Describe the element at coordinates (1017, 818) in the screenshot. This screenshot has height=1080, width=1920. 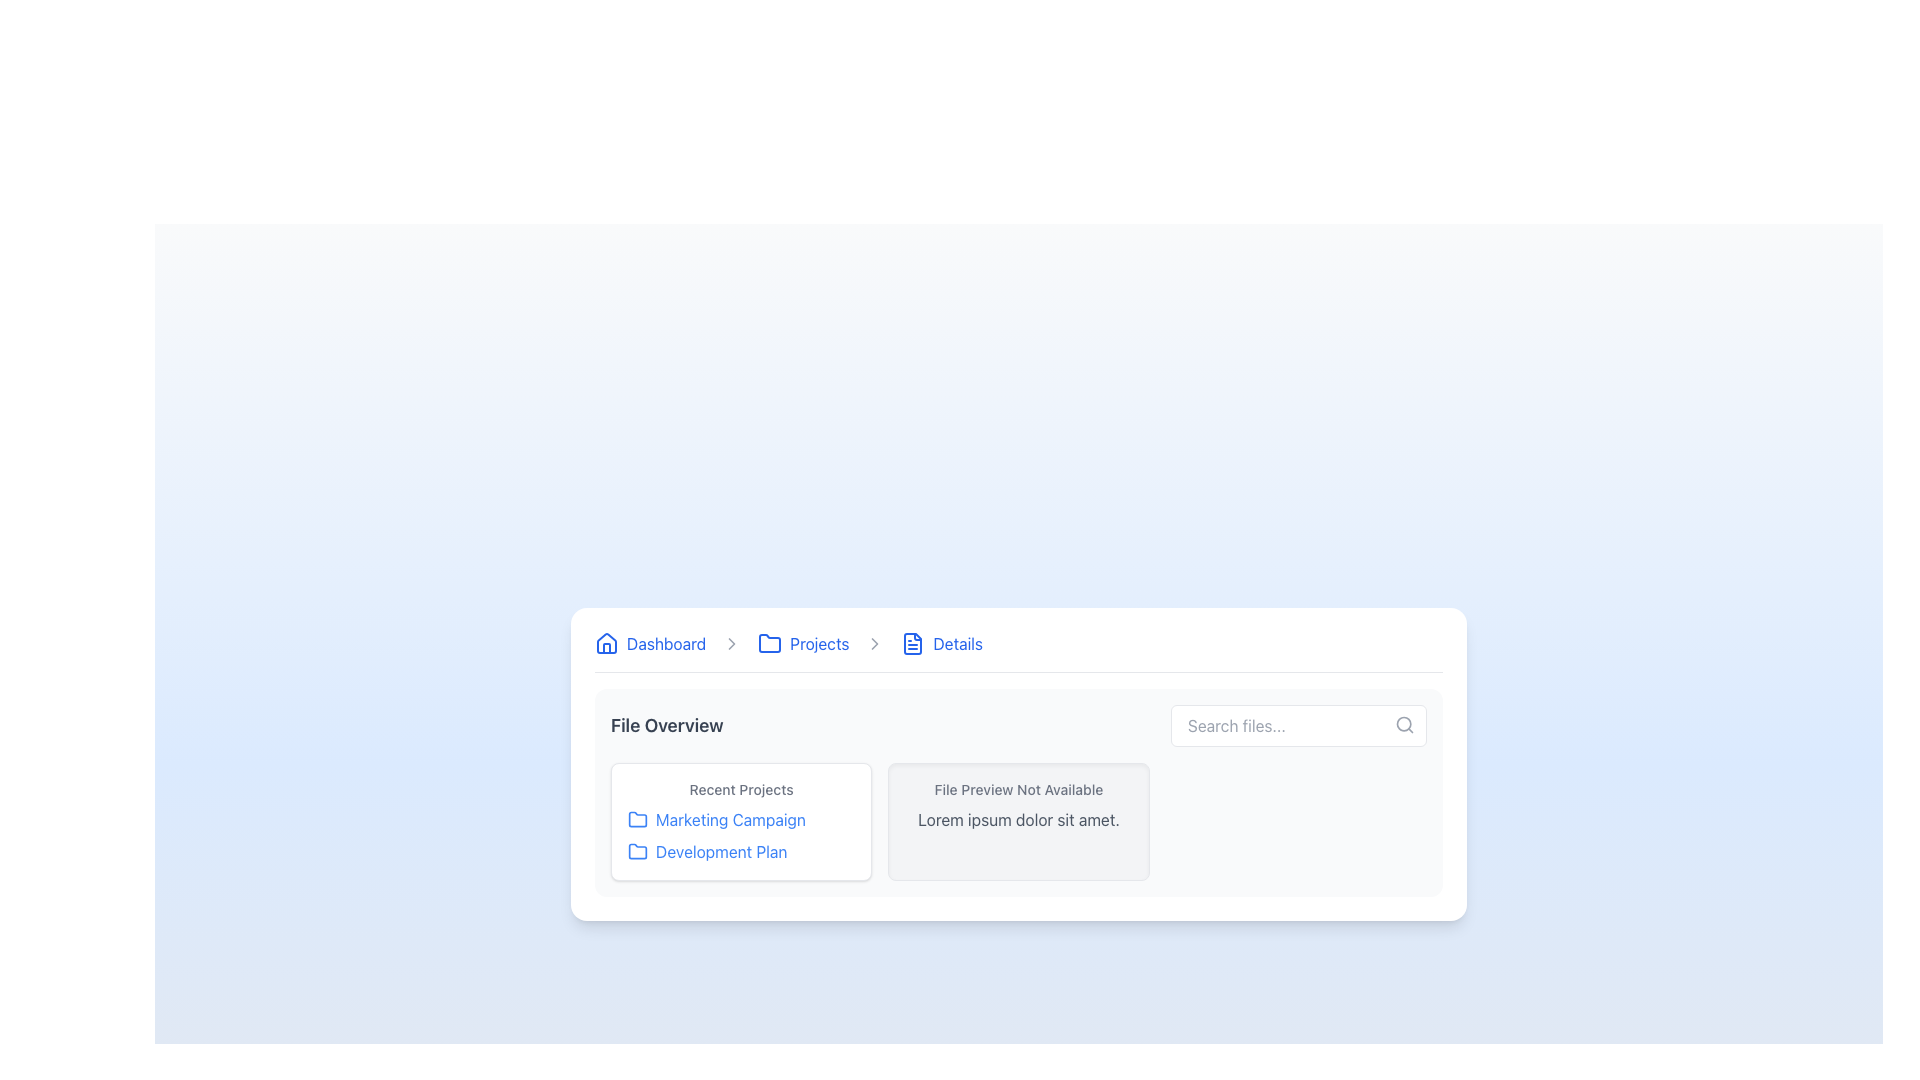
I see `the text area indicating 'File Preview Not Available' within the File Overview section` at that location.